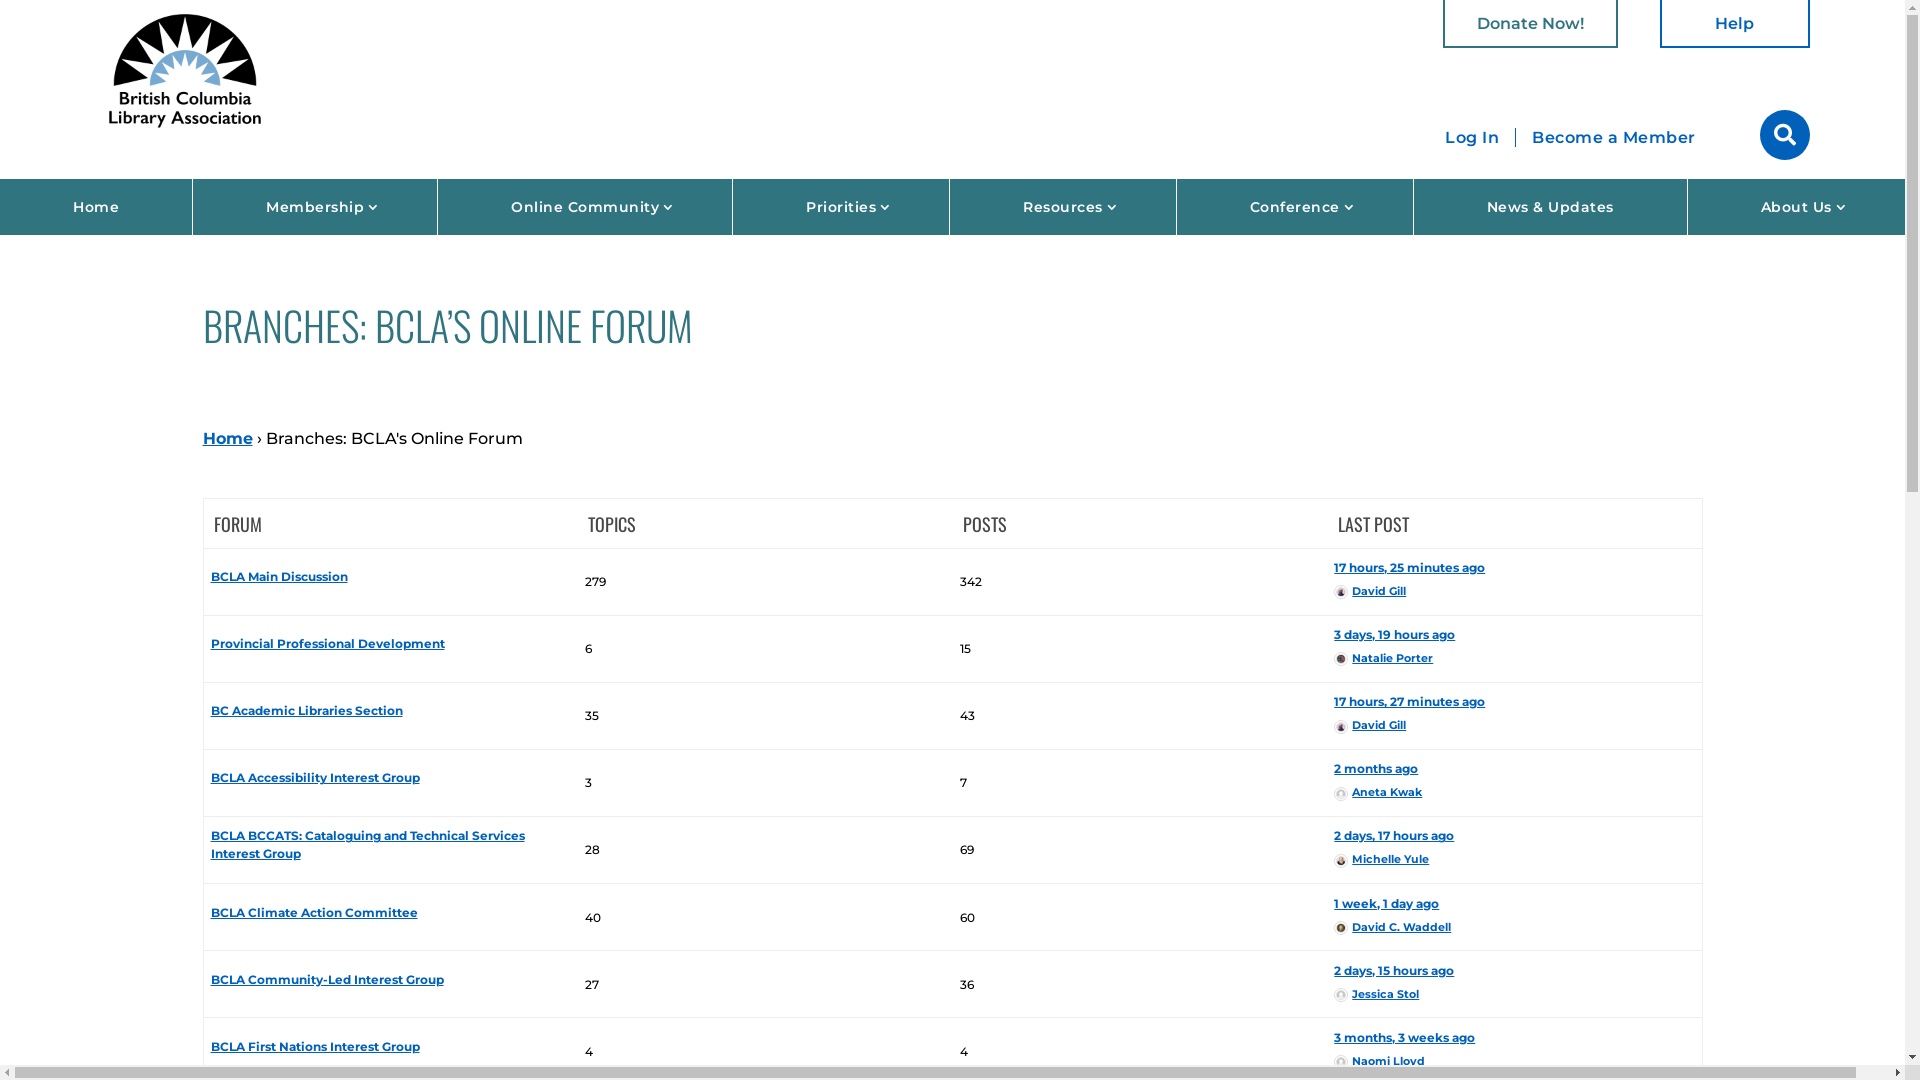 This screenshot has height=1080, width=1920. Describe the element at coordinates (1516, 137) in the screenshot. I see `'Become a Member'` at that location.